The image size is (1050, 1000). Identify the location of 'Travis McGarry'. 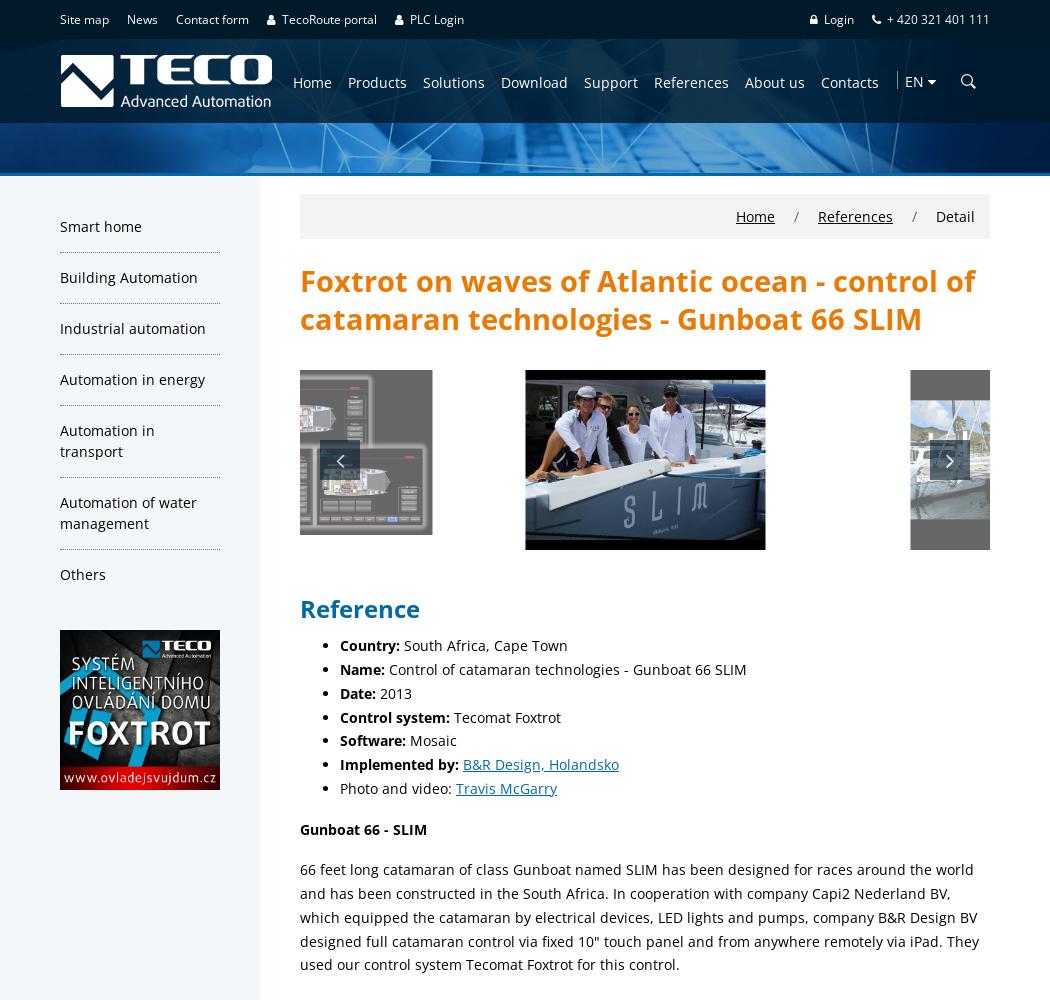
(456, 787).